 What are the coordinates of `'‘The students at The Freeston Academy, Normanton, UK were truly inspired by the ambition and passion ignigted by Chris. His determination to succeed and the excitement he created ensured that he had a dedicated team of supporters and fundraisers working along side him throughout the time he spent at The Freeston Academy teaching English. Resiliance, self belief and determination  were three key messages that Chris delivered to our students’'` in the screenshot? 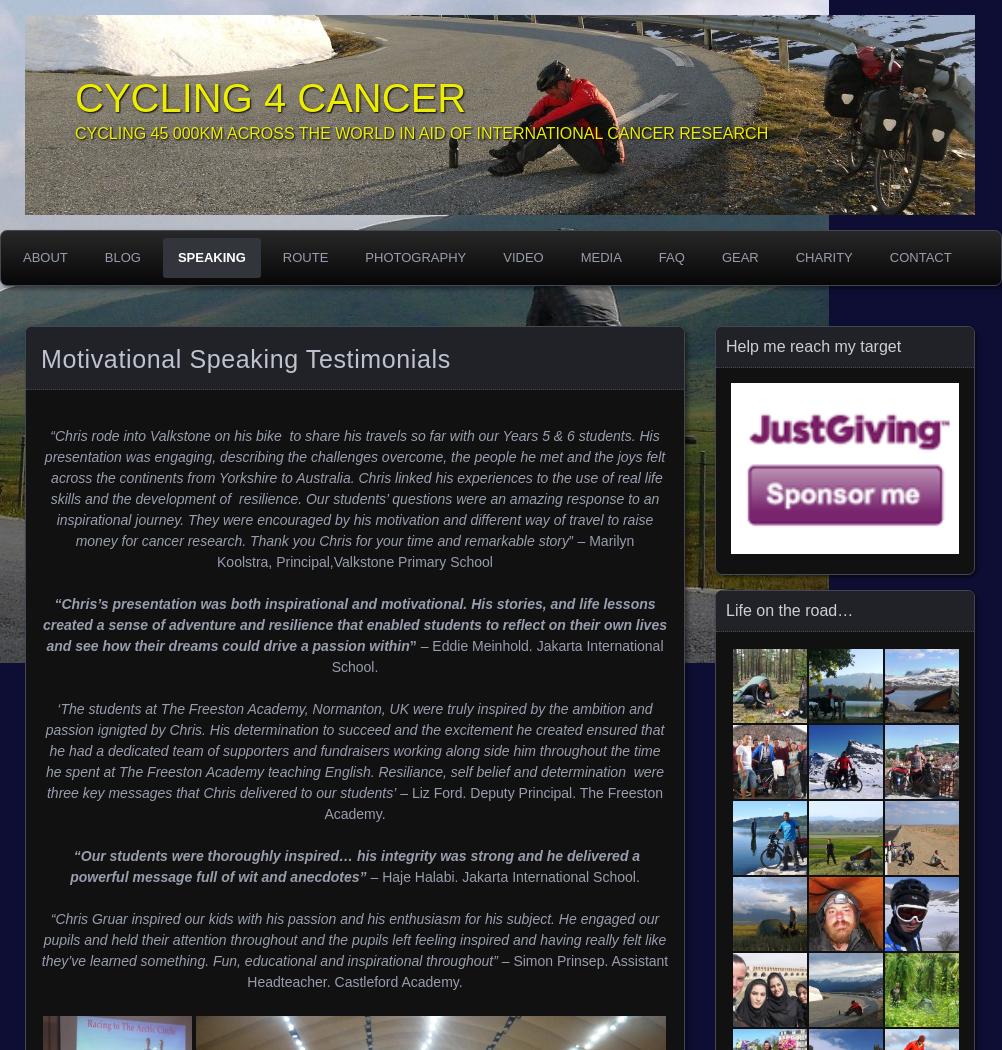 It's located at (354, 750).